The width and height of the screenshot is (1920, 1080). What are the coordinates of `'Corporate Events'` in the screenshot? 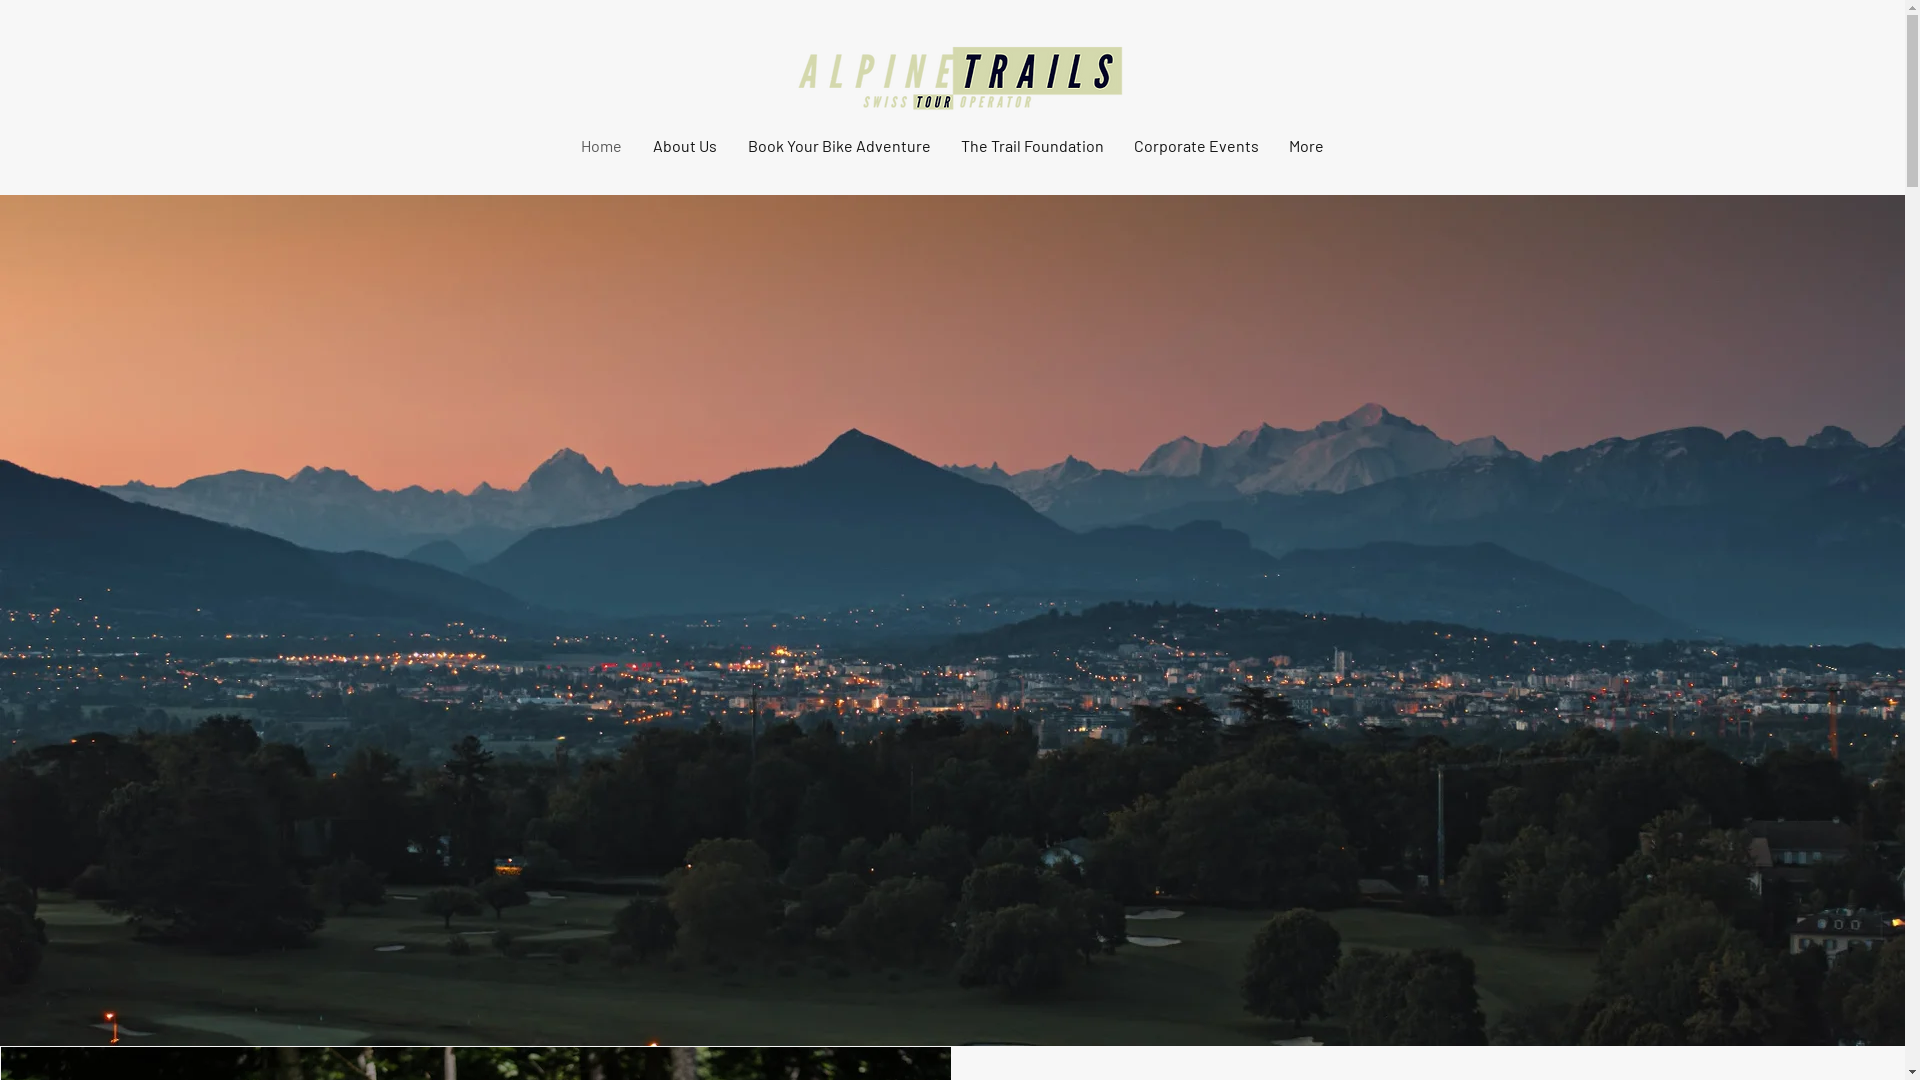 It's located at (1195, 145).